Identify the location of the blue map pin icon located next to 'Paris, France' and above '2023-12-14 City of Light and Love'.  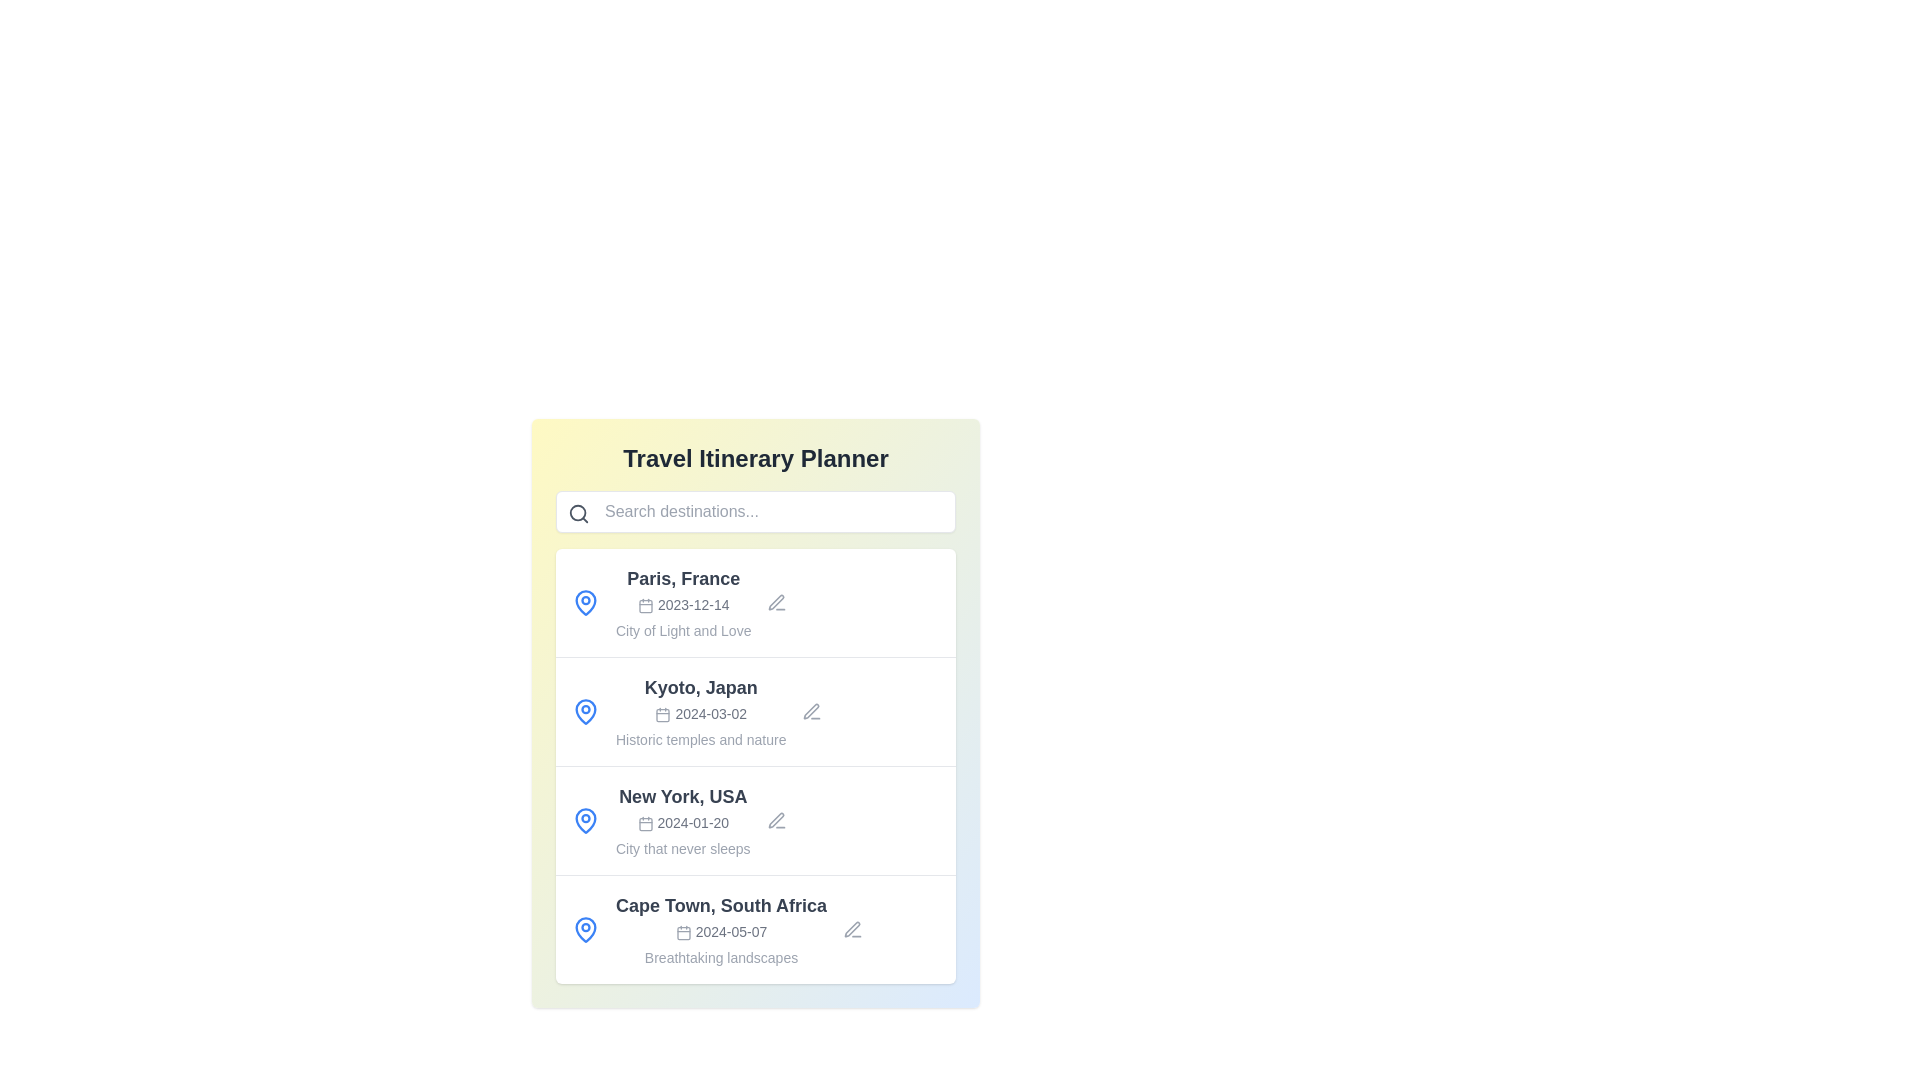
(584, 601).